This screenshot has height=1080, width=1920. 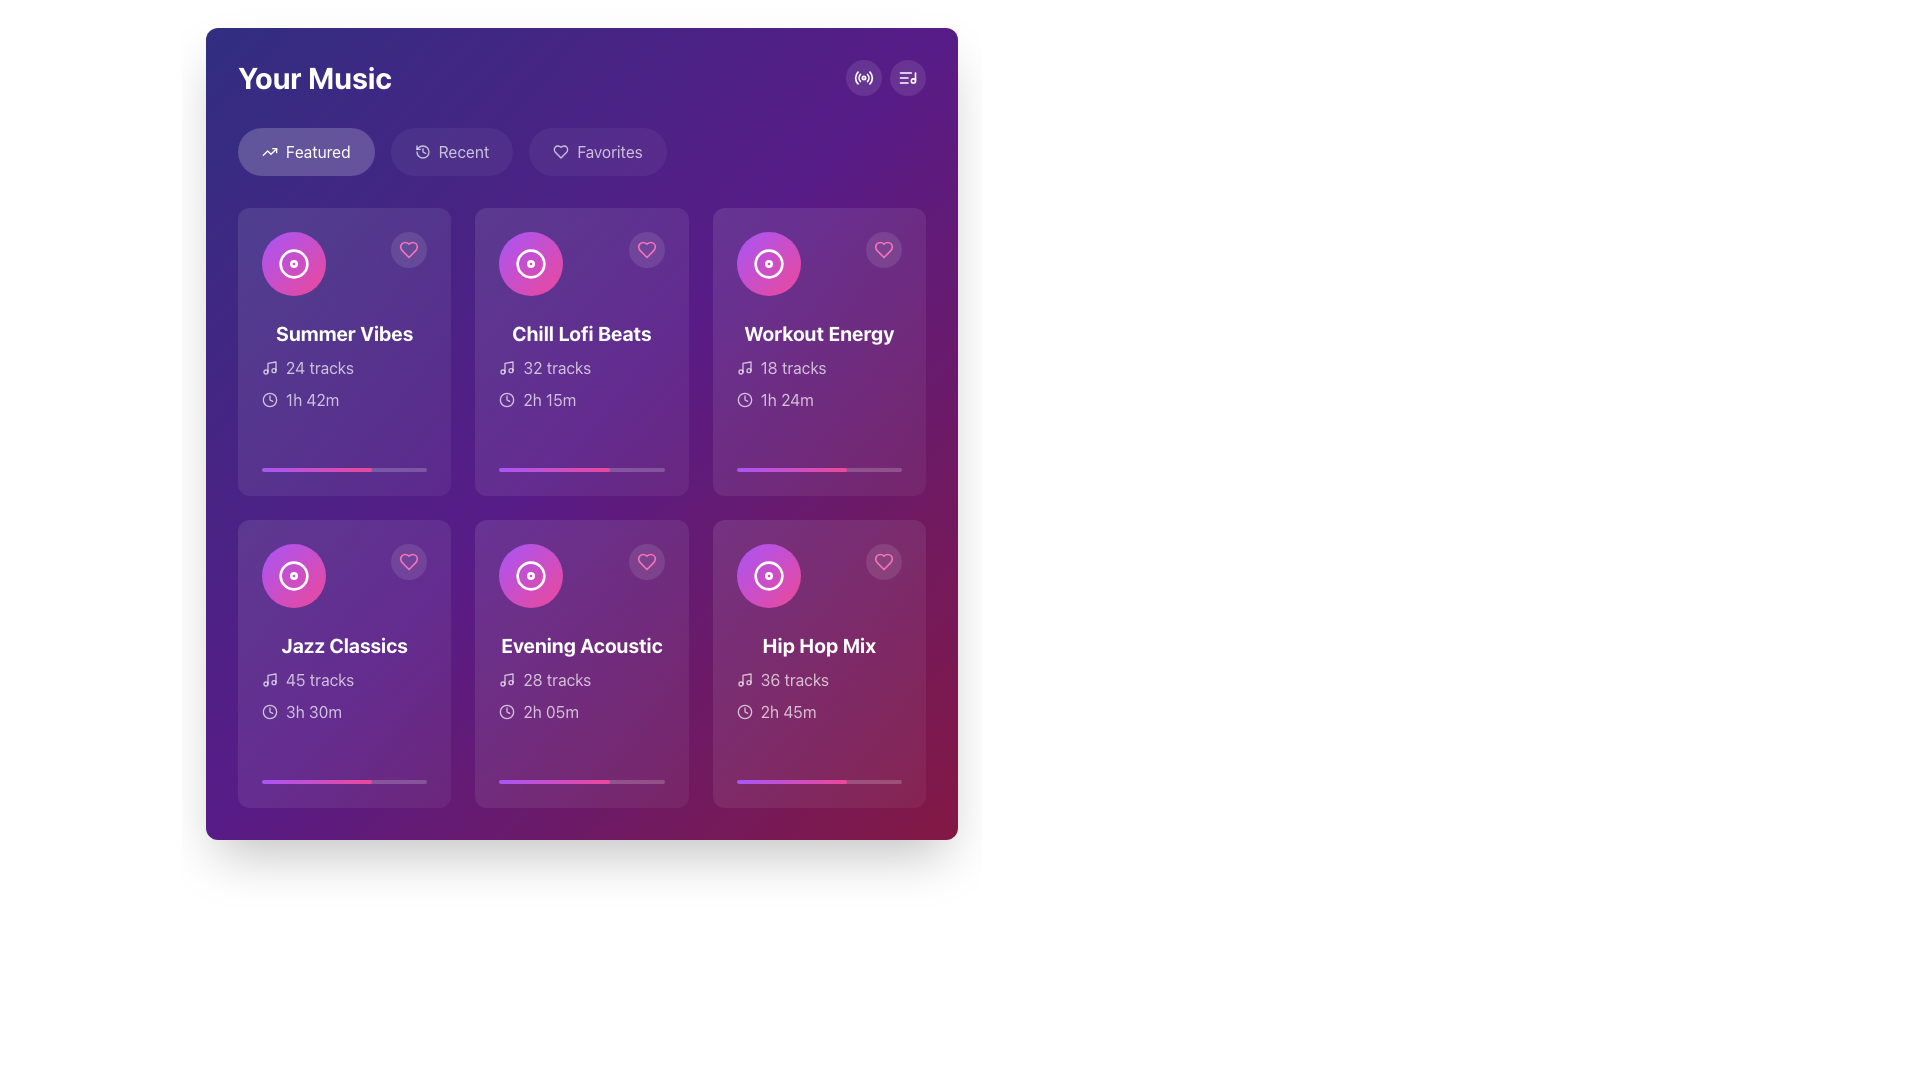 What do you see at coordinates (557, 367) in the screenshot?
I see `the text element displaying '32 tracks' located beneath the title and icon in the 'Chill Lofi Beats' content card` at bounding box center [557, 367].